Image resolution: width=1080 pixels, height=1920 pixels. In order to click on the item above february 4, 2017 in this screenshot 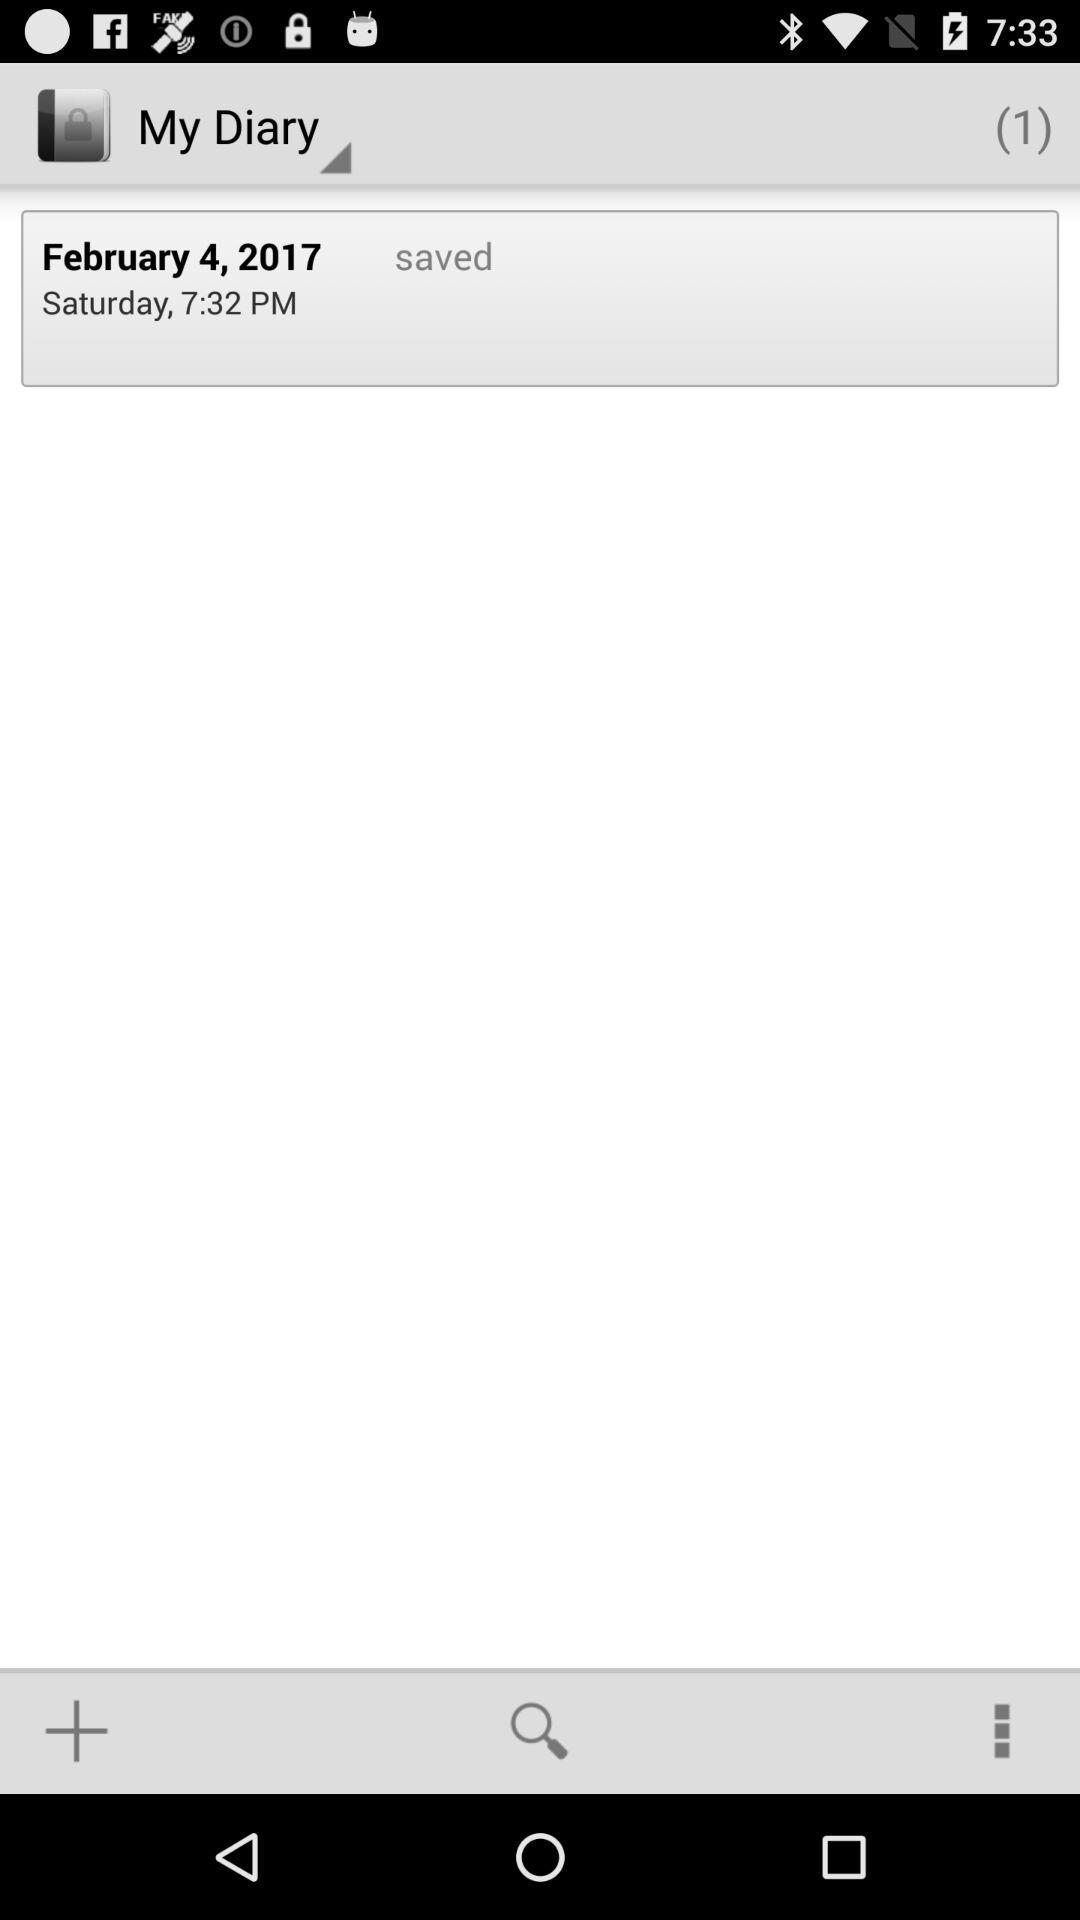, I will do `click(243, 124)`.